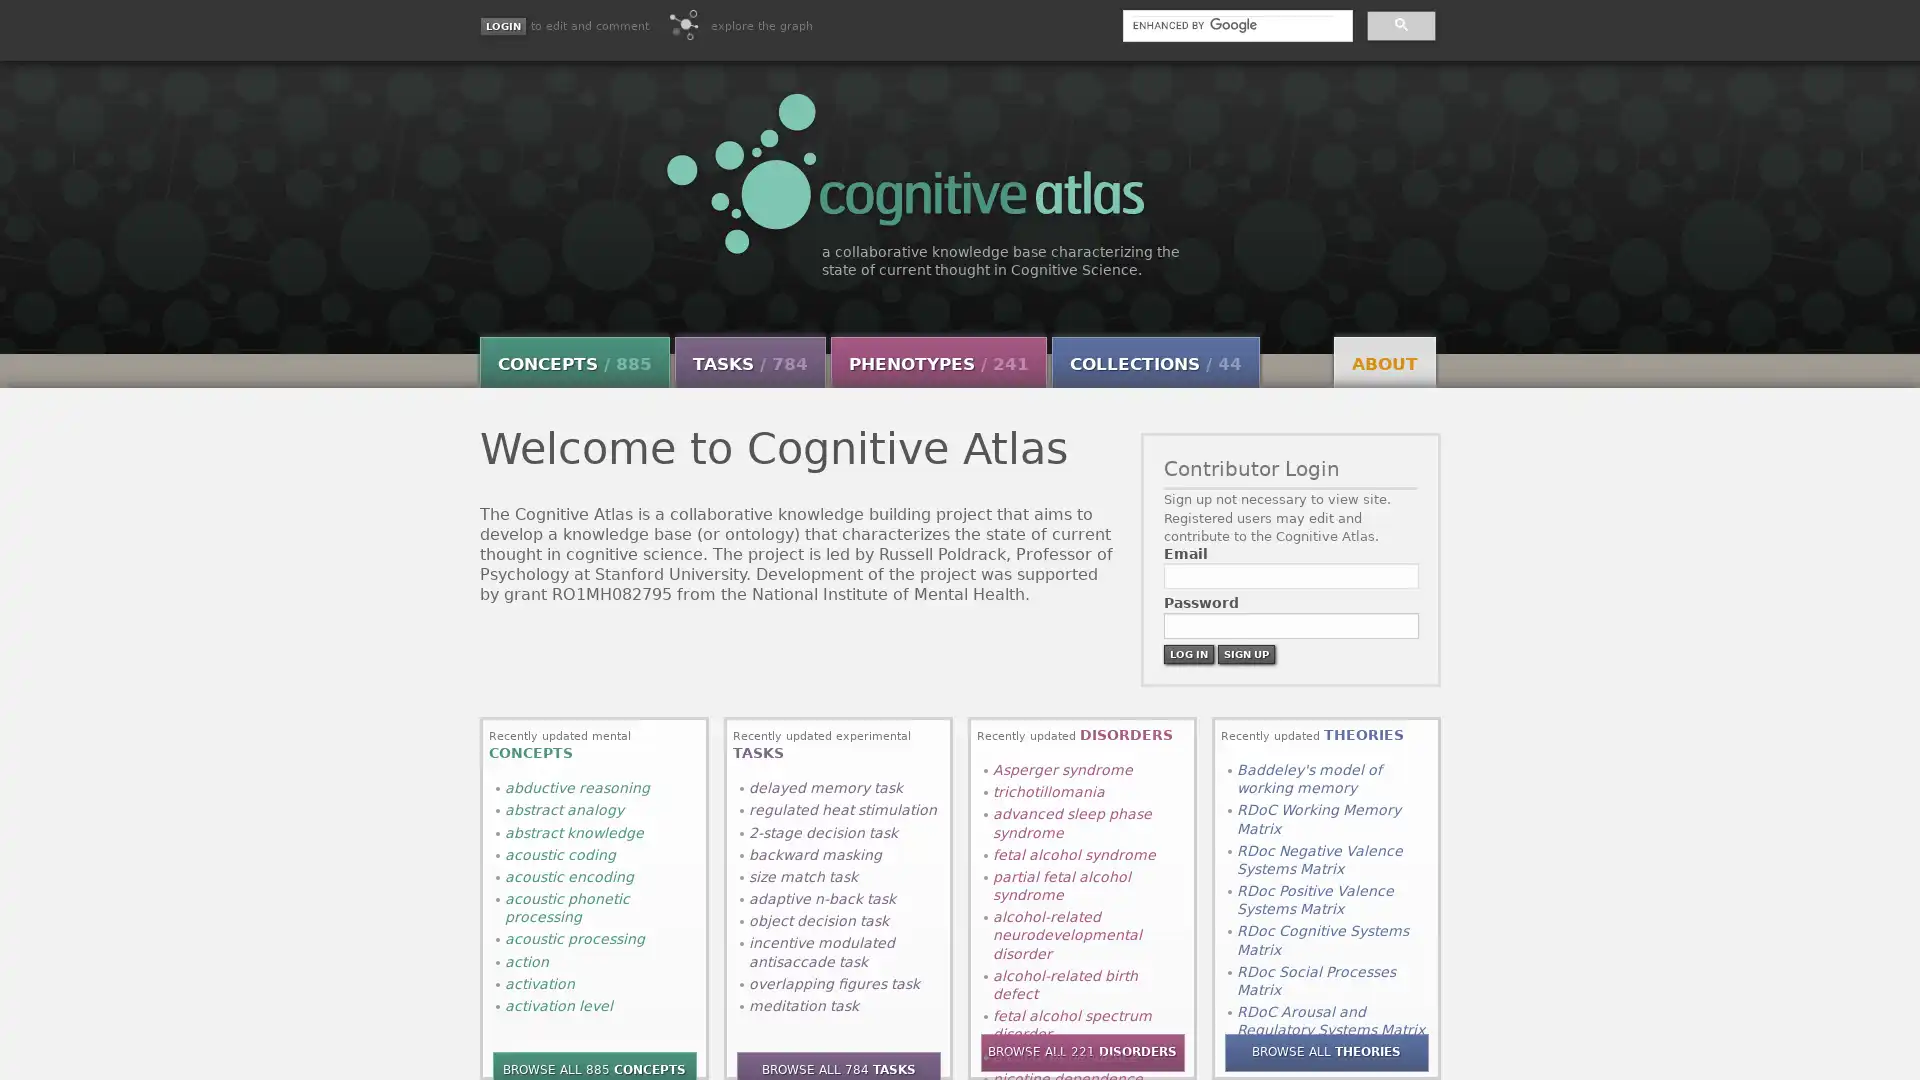 The width and height of the screenshot is (1920, 1080). What do you see at coordinates (502, 26) in the screenshot?
I see `Login` at bounding box center [502, 26].